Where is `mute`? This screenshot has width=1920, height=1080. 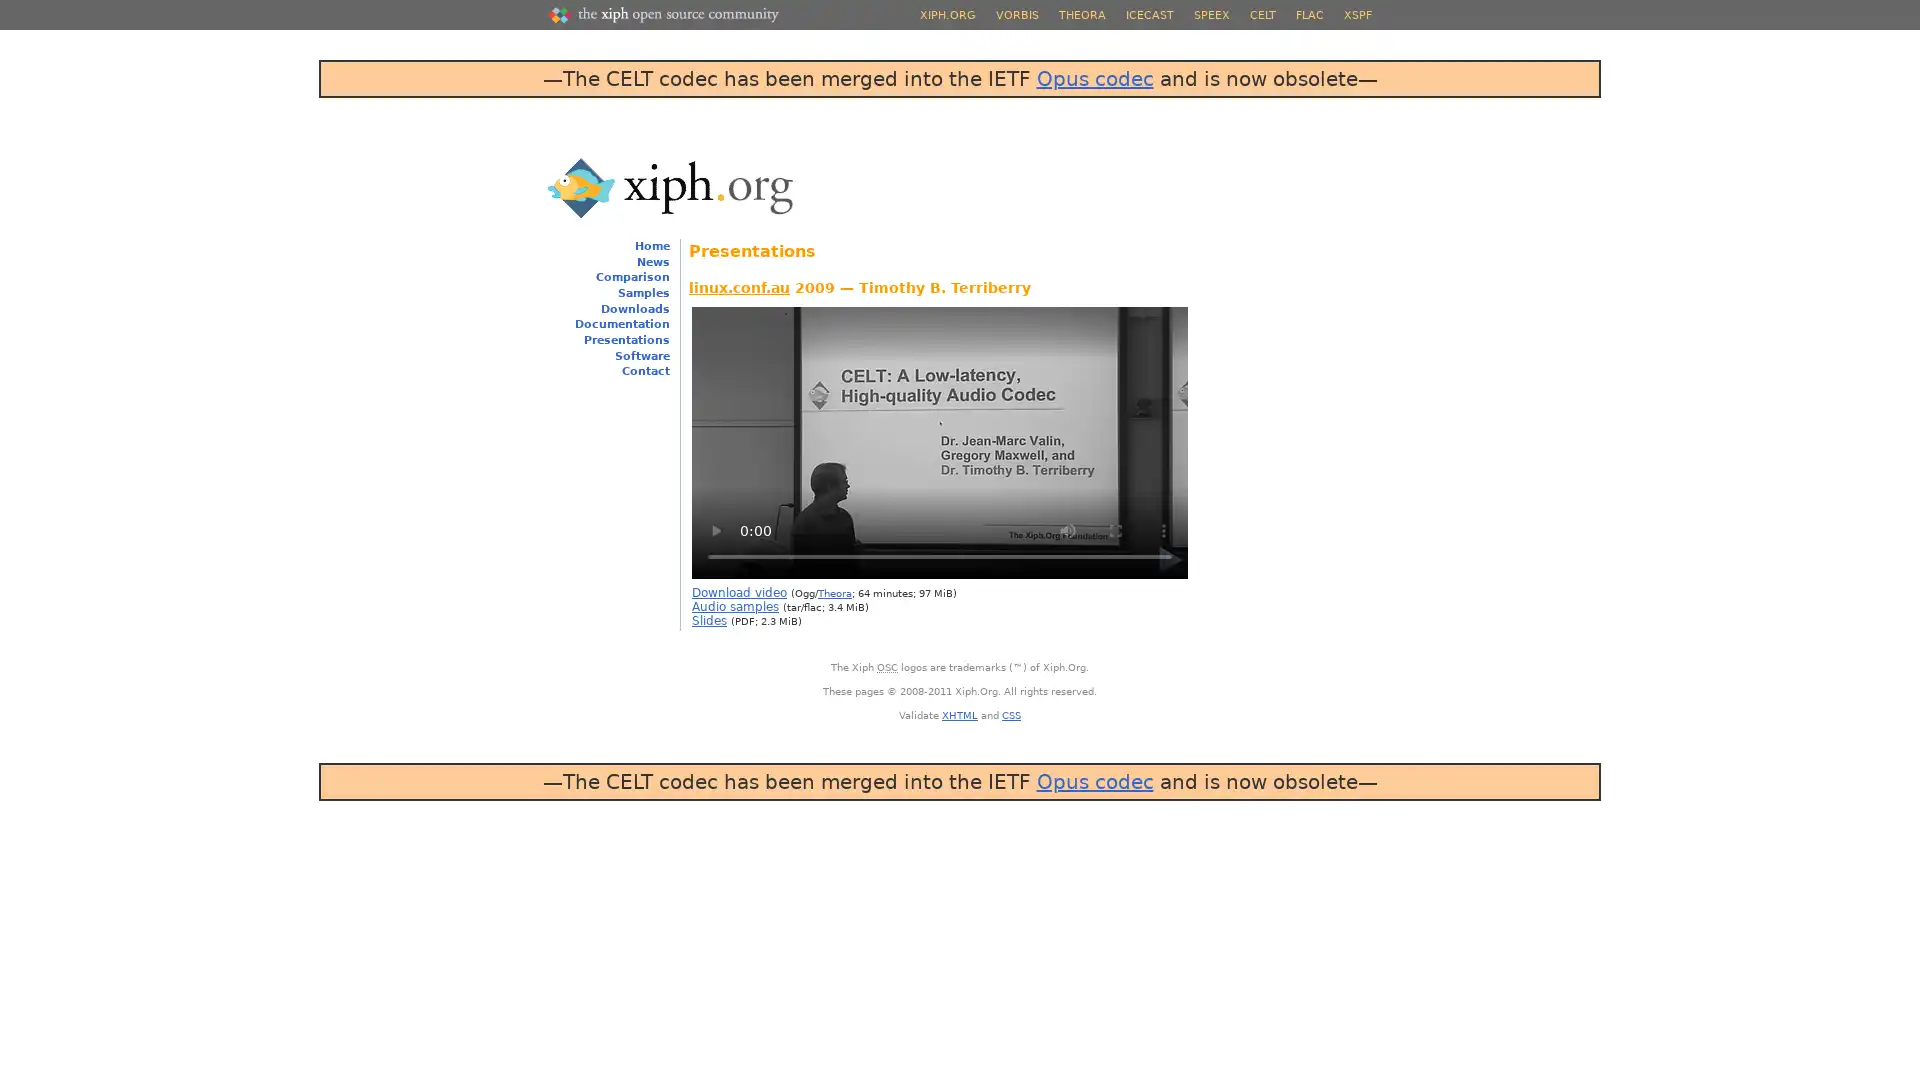 mute is located at coordinates (1066, 528).